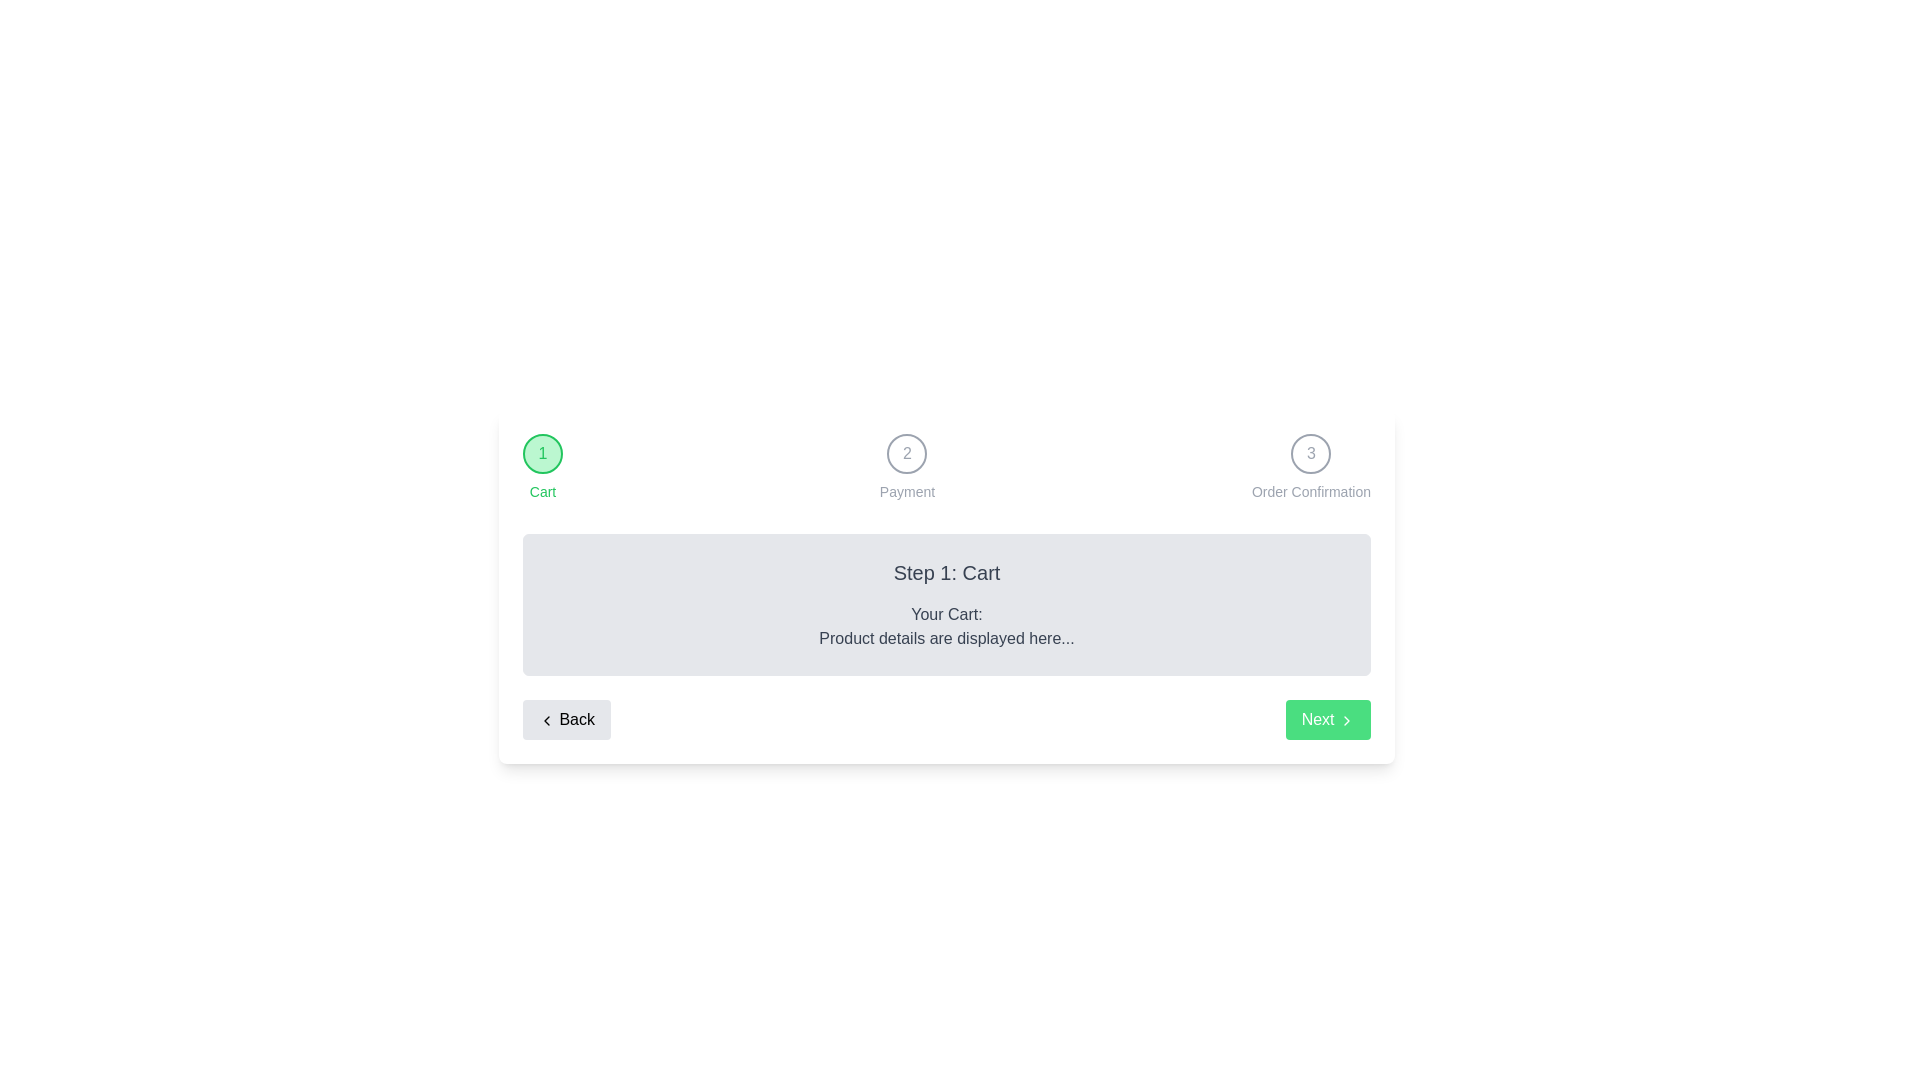 This screenshot has width=1920, height=1080. Describe the element at coordinates (1310, 454) in the screenshot. I see `the step header labeled Order Confirmation to navigate to that step` at that location.